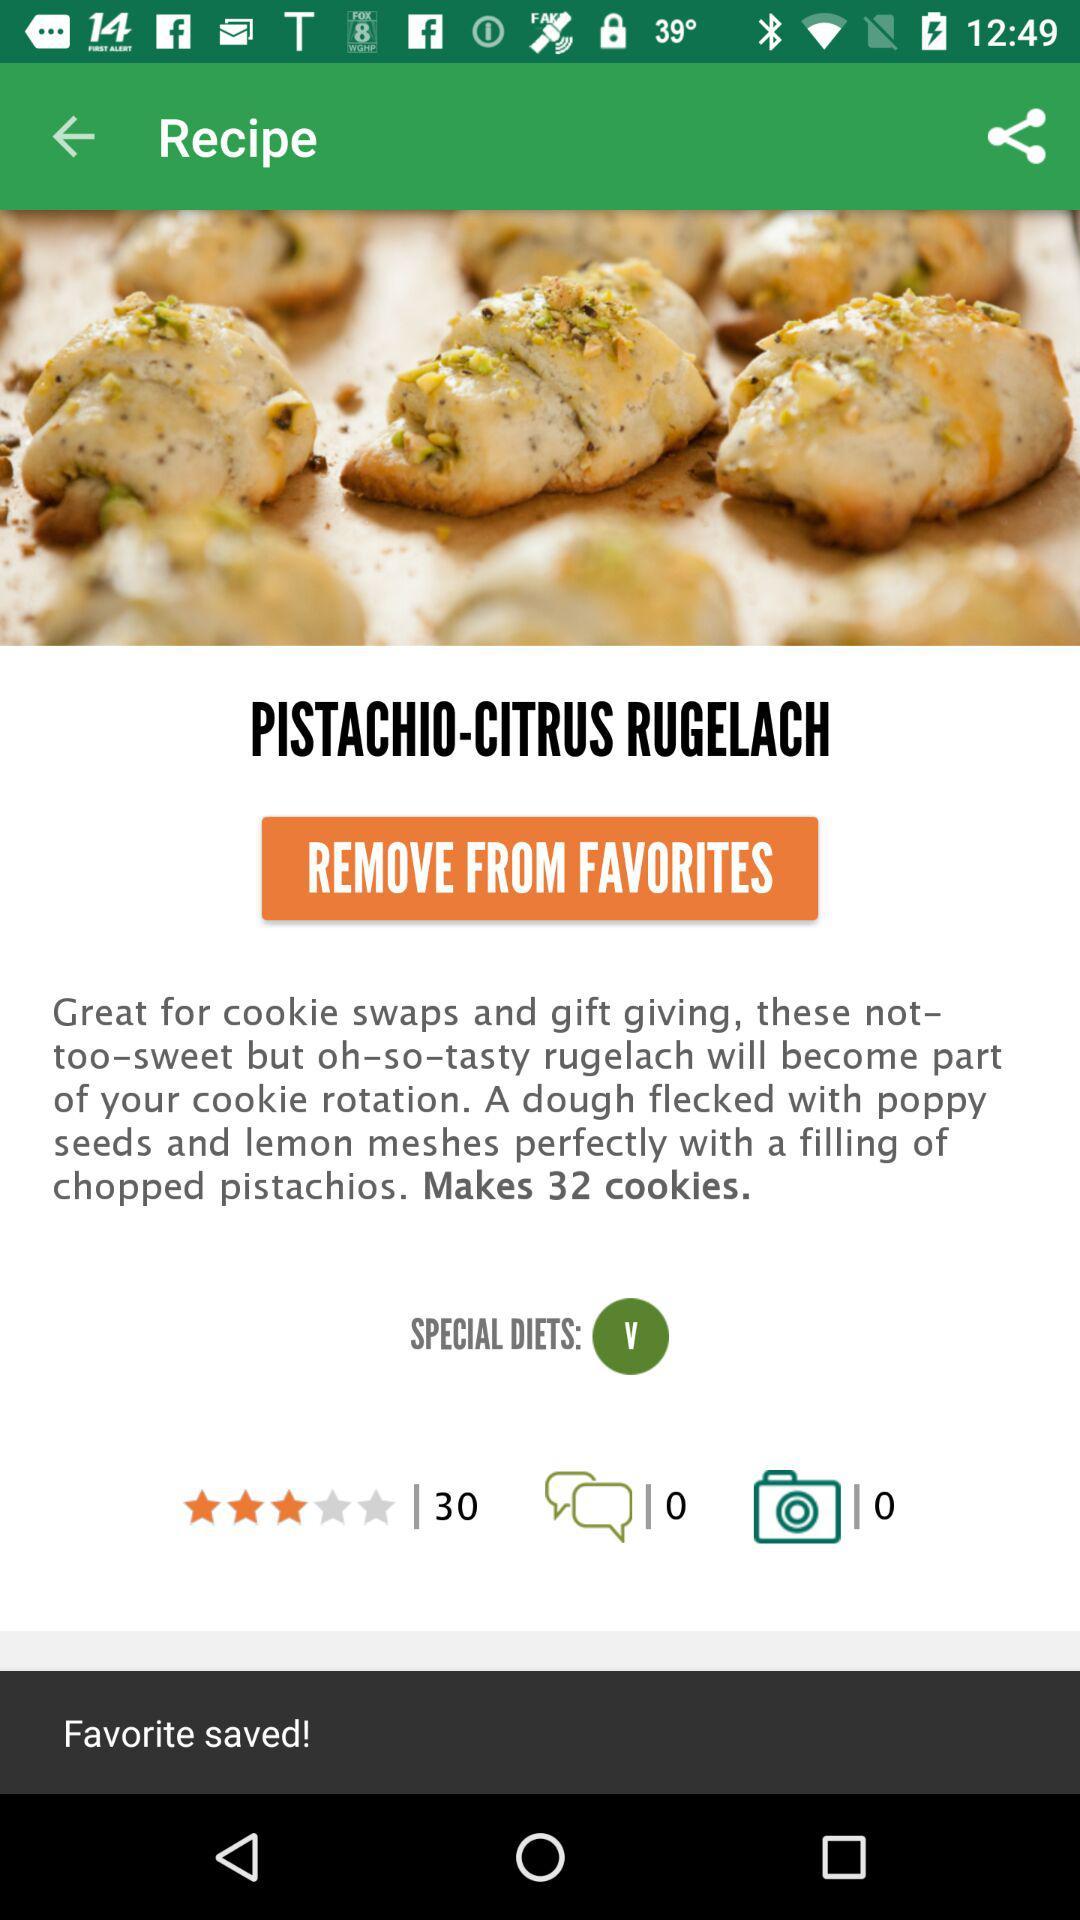 The height and width of the screenshot is (1920, 1080). Describe the element at coordinates (72, 135) in the screenshot. I see `the app next to recipe item` at that location.